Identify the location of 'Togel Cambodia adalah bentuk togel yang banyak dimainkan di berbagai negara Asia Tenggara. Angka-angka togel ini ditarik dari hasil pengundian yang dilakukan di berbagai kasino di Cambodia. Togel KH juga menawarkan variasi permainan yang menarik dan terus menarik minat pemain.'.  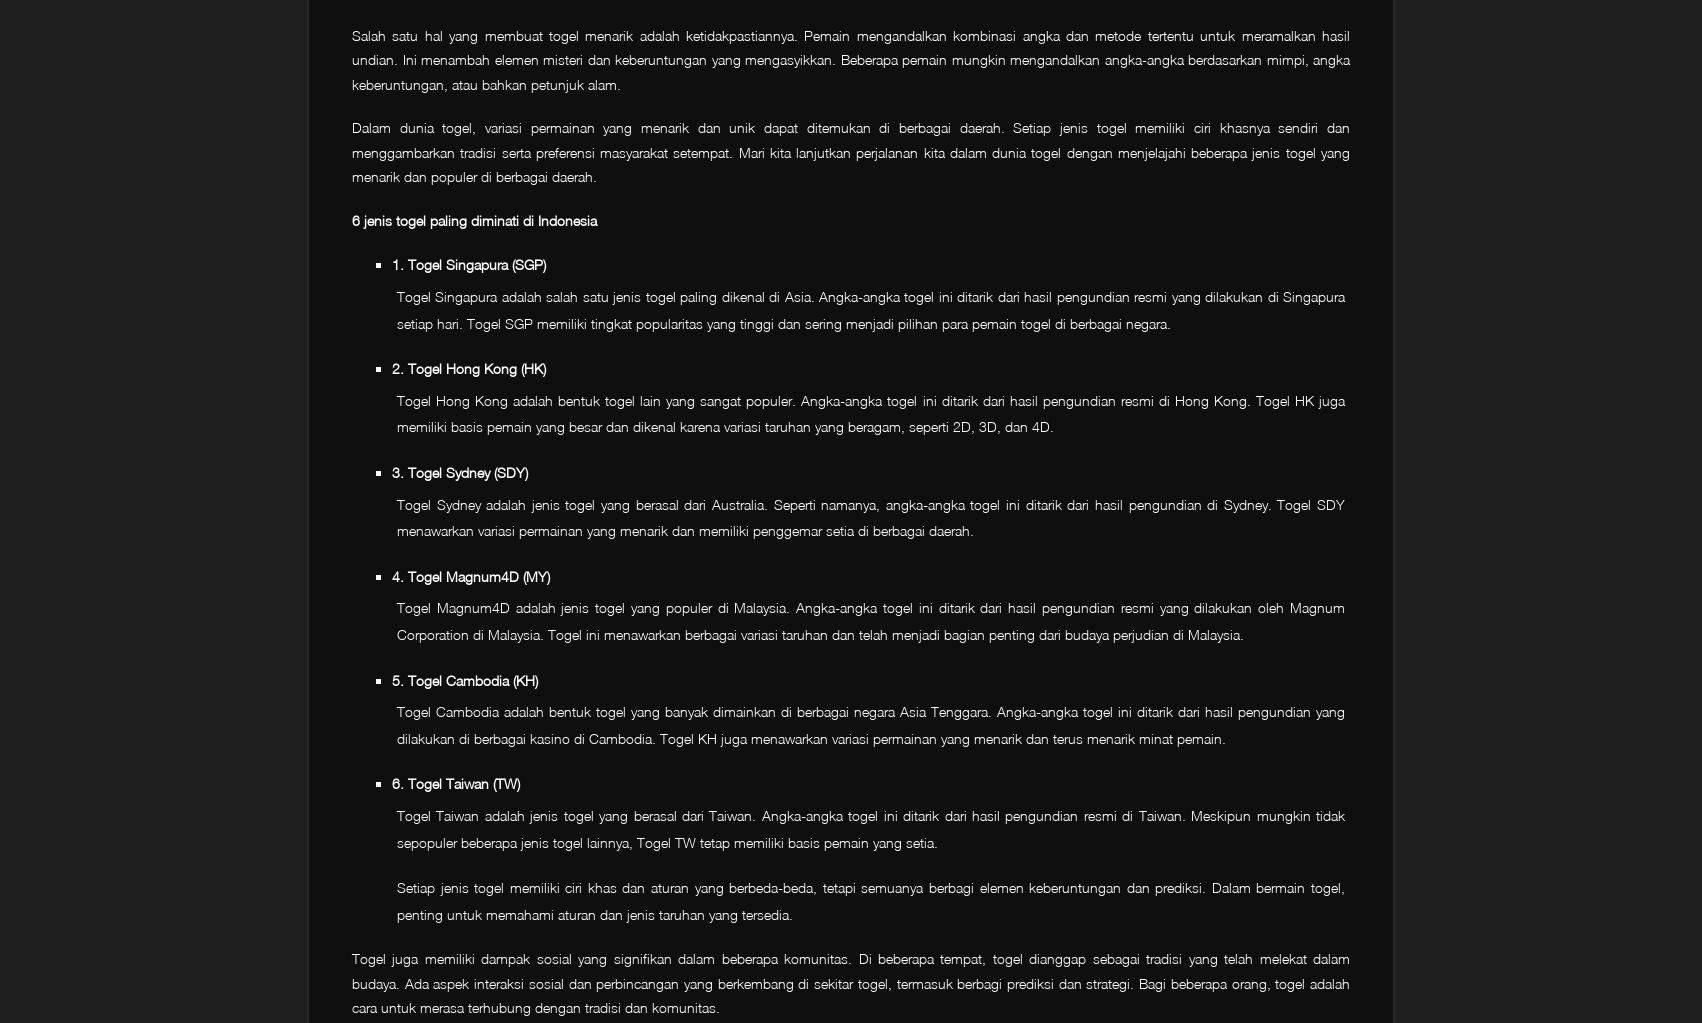
(397, 724).